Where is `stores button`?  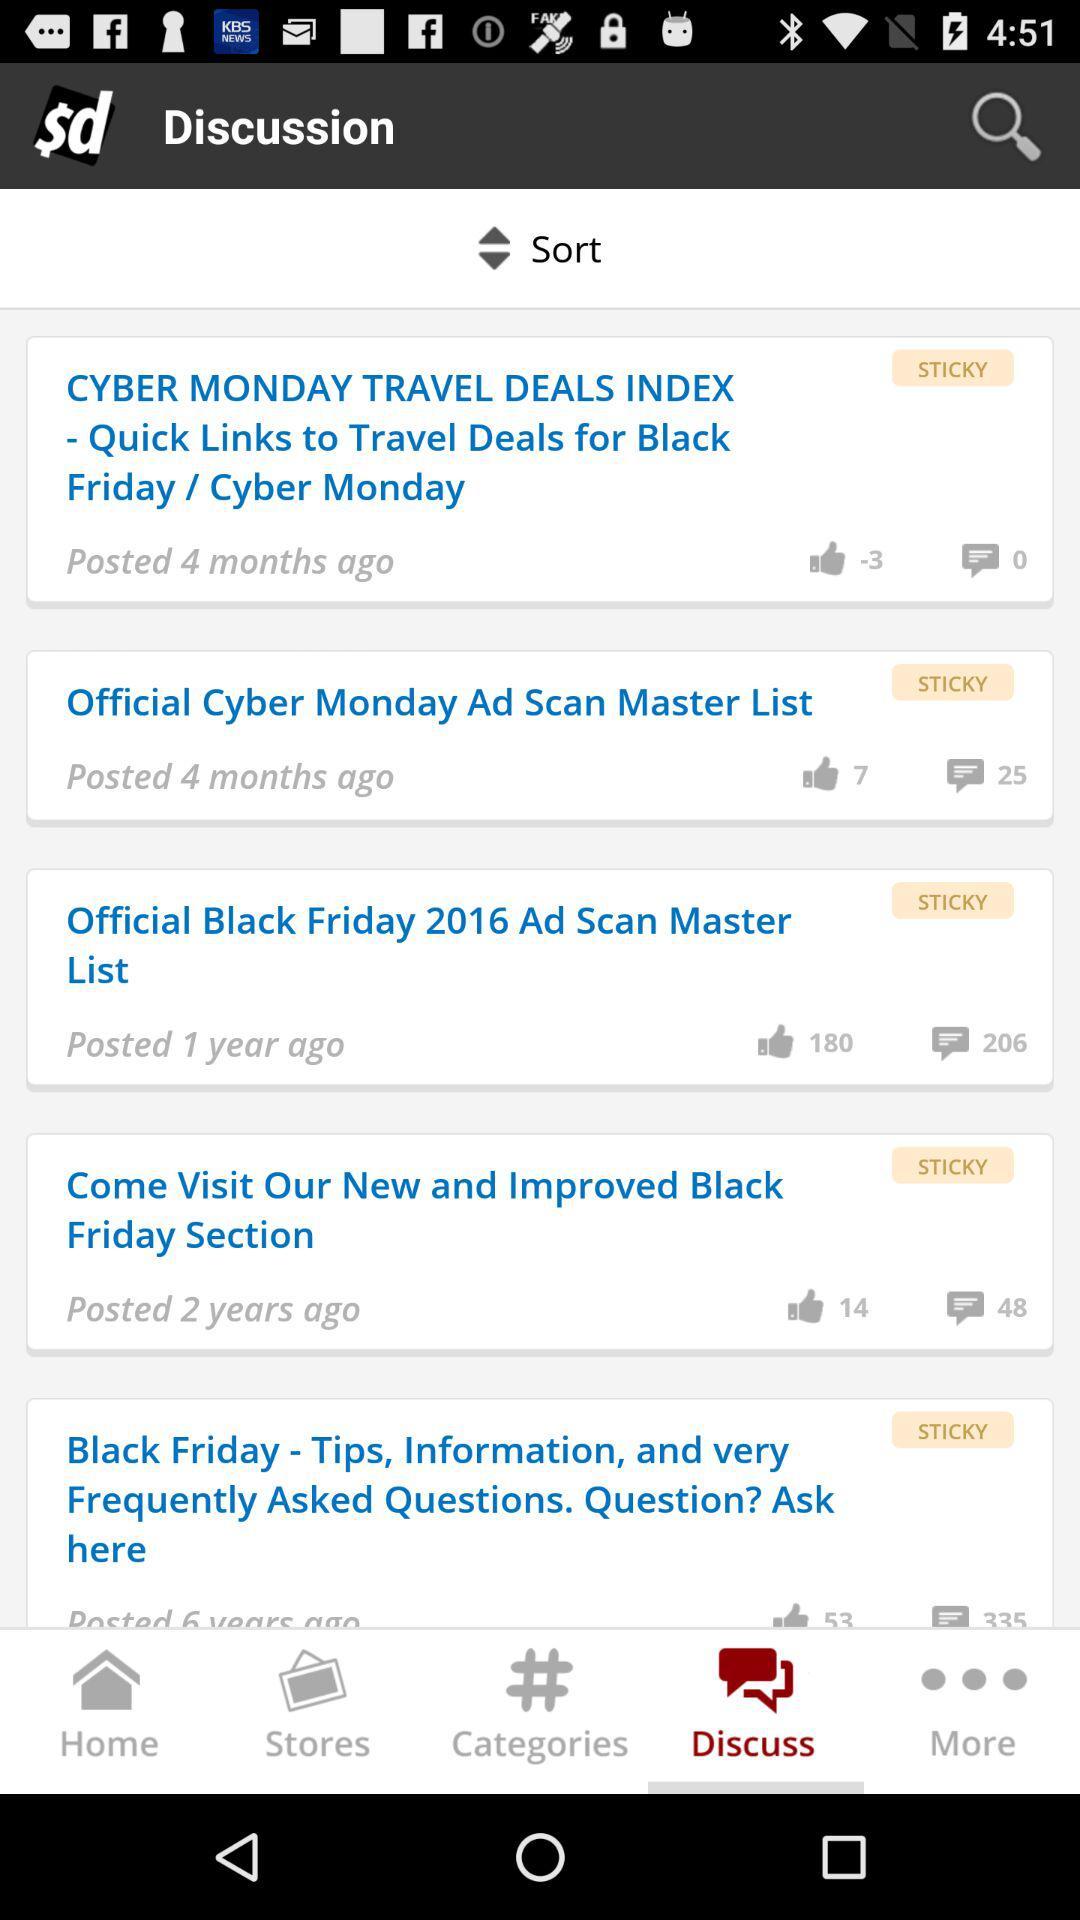
stores button is located at coordinates (323, 1715).